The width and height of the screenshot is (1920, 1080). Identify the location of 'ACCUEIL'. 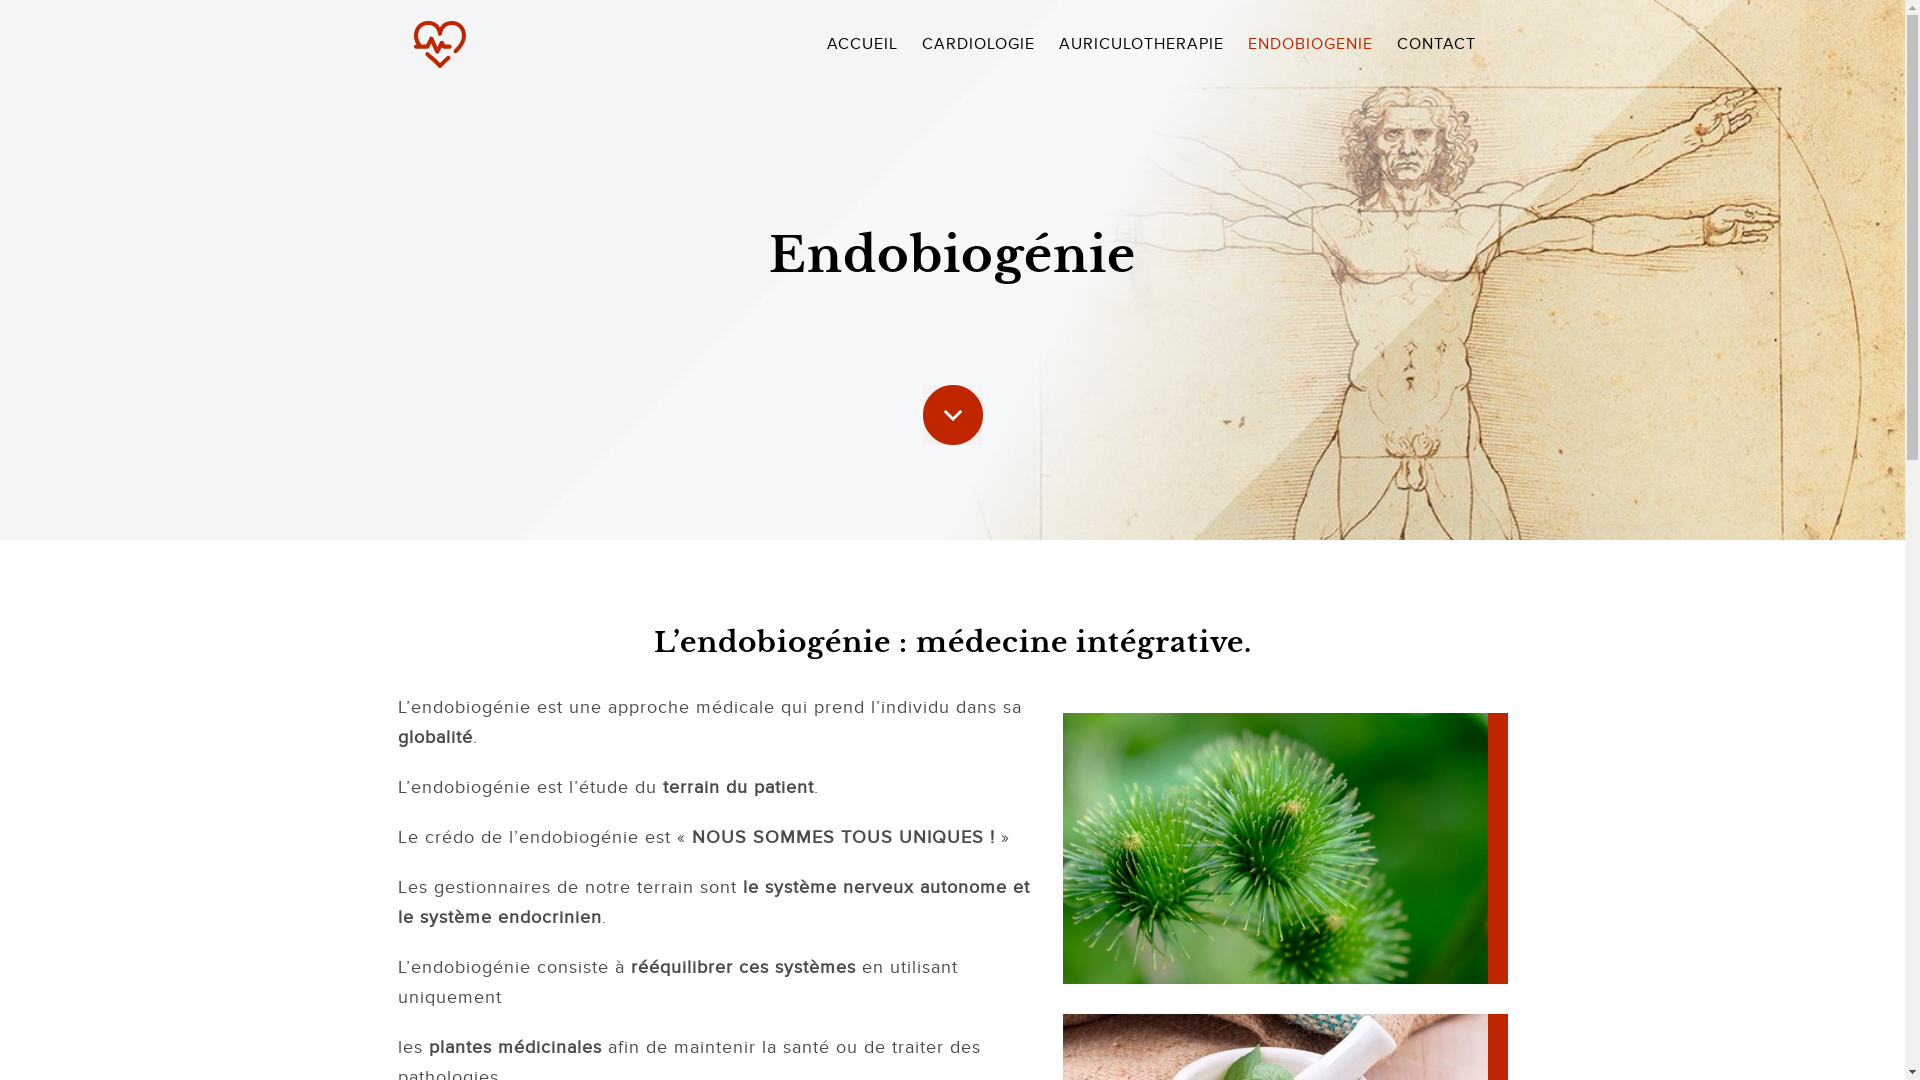
(817, 44).